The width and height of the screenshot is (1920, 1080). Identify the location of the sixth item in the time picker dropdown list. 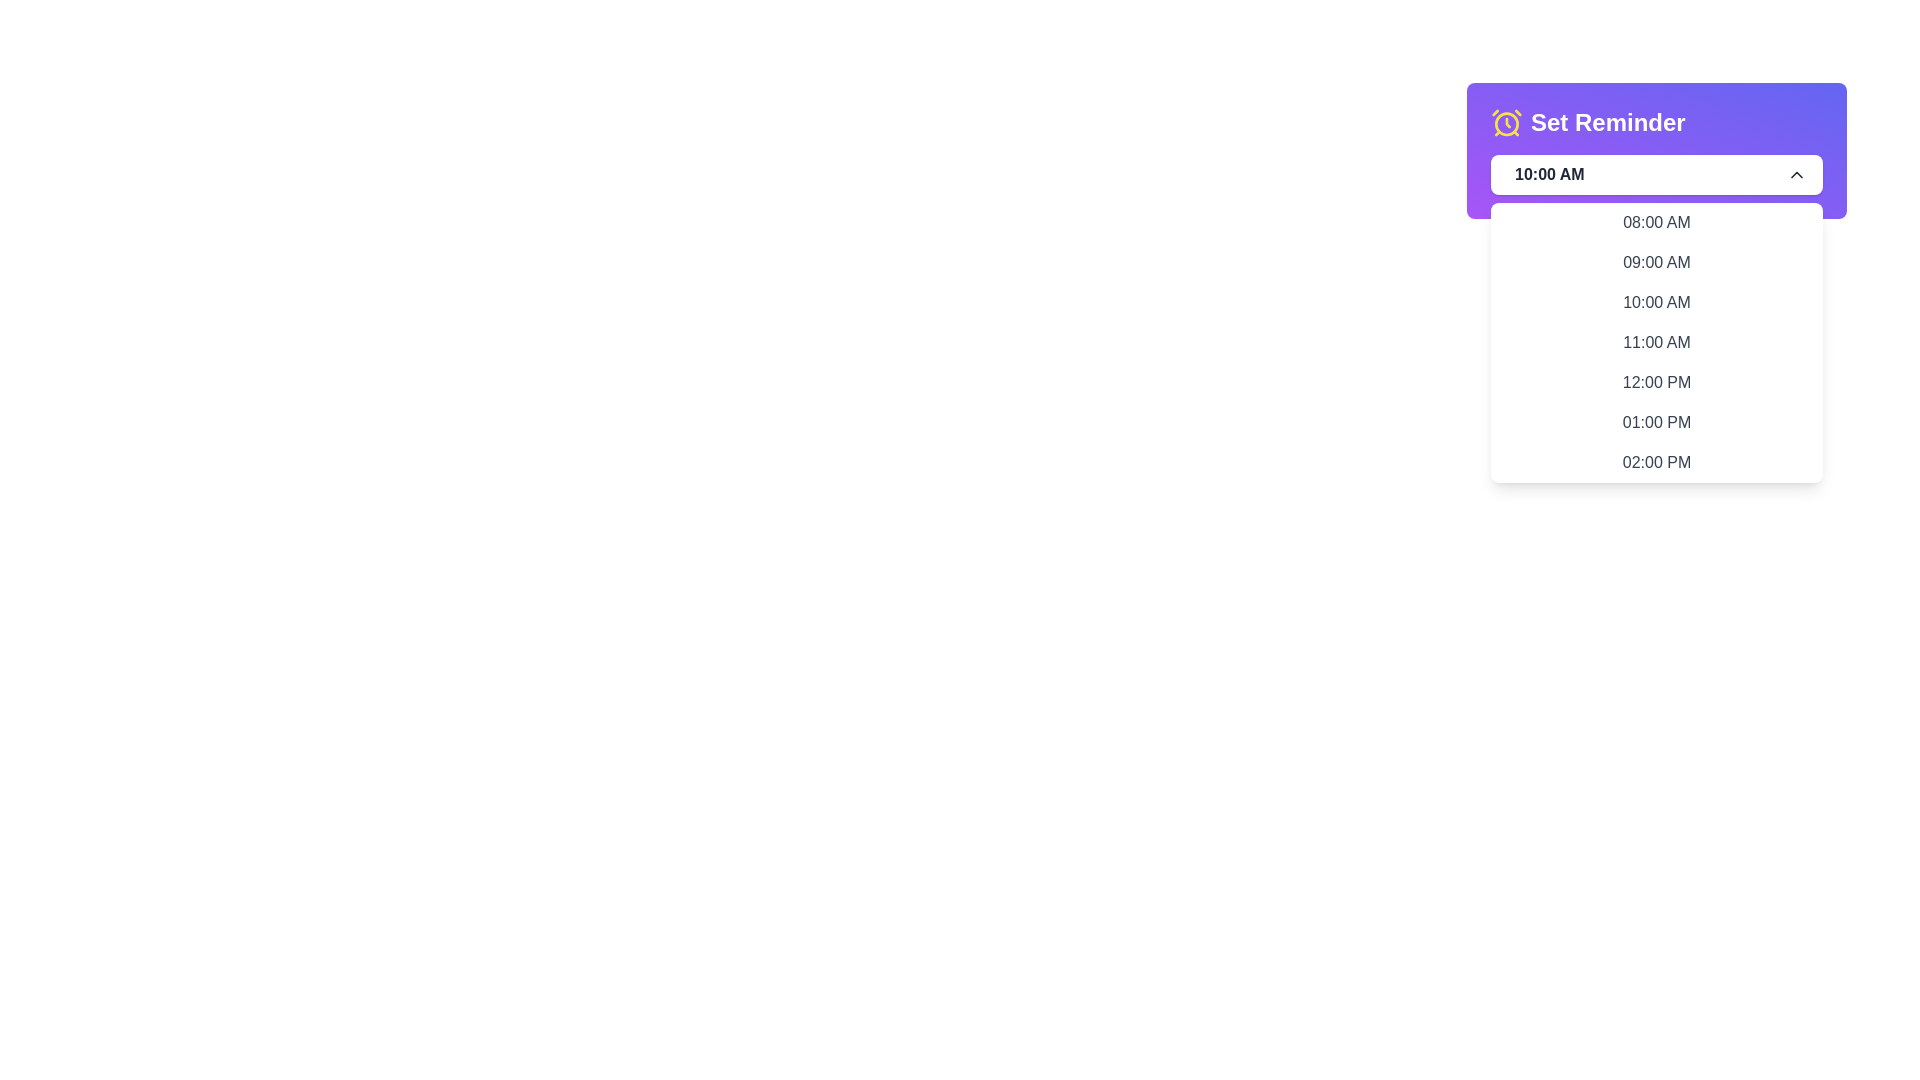
(1656, 422).